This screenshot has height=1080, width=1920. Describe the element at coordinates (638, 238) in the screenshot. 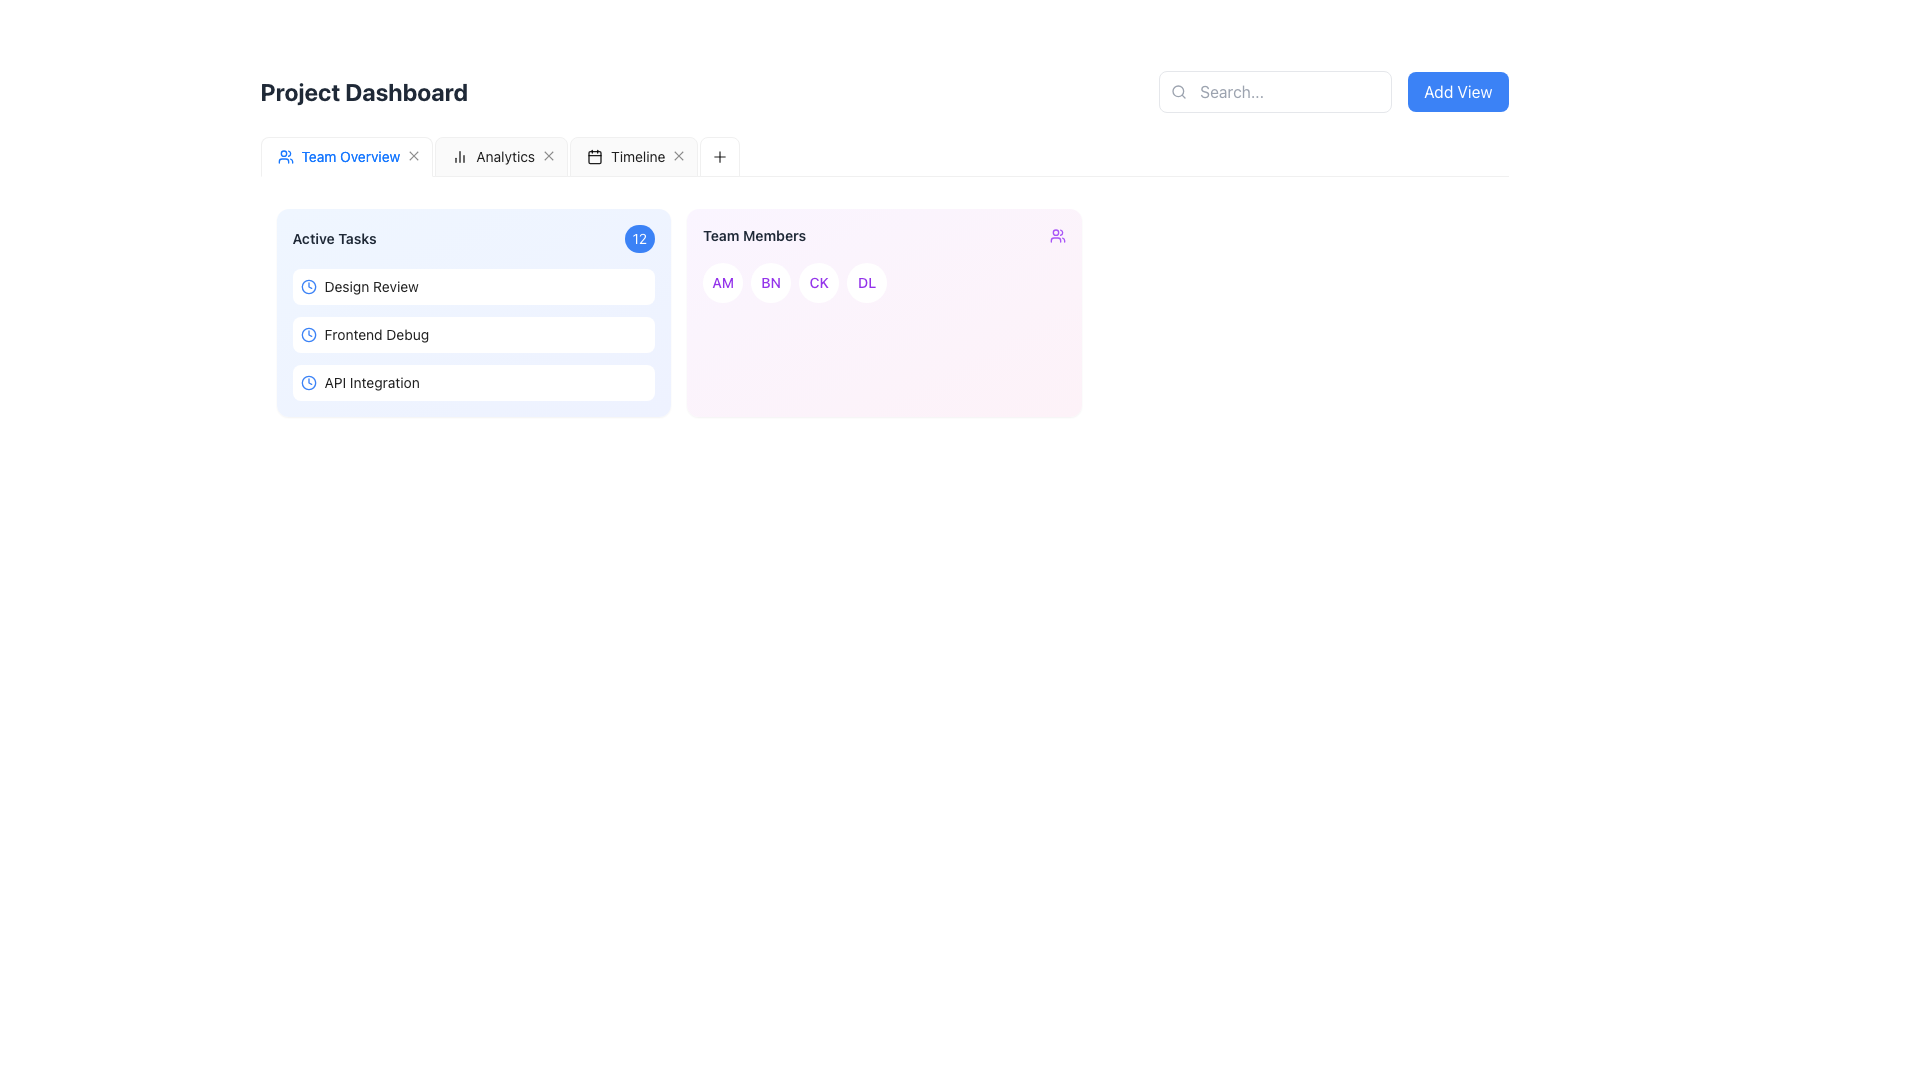

I see `the small blue circular Counter badge containing the text '12' in white, located to the right of the 'Active Tasks' label` at that location.